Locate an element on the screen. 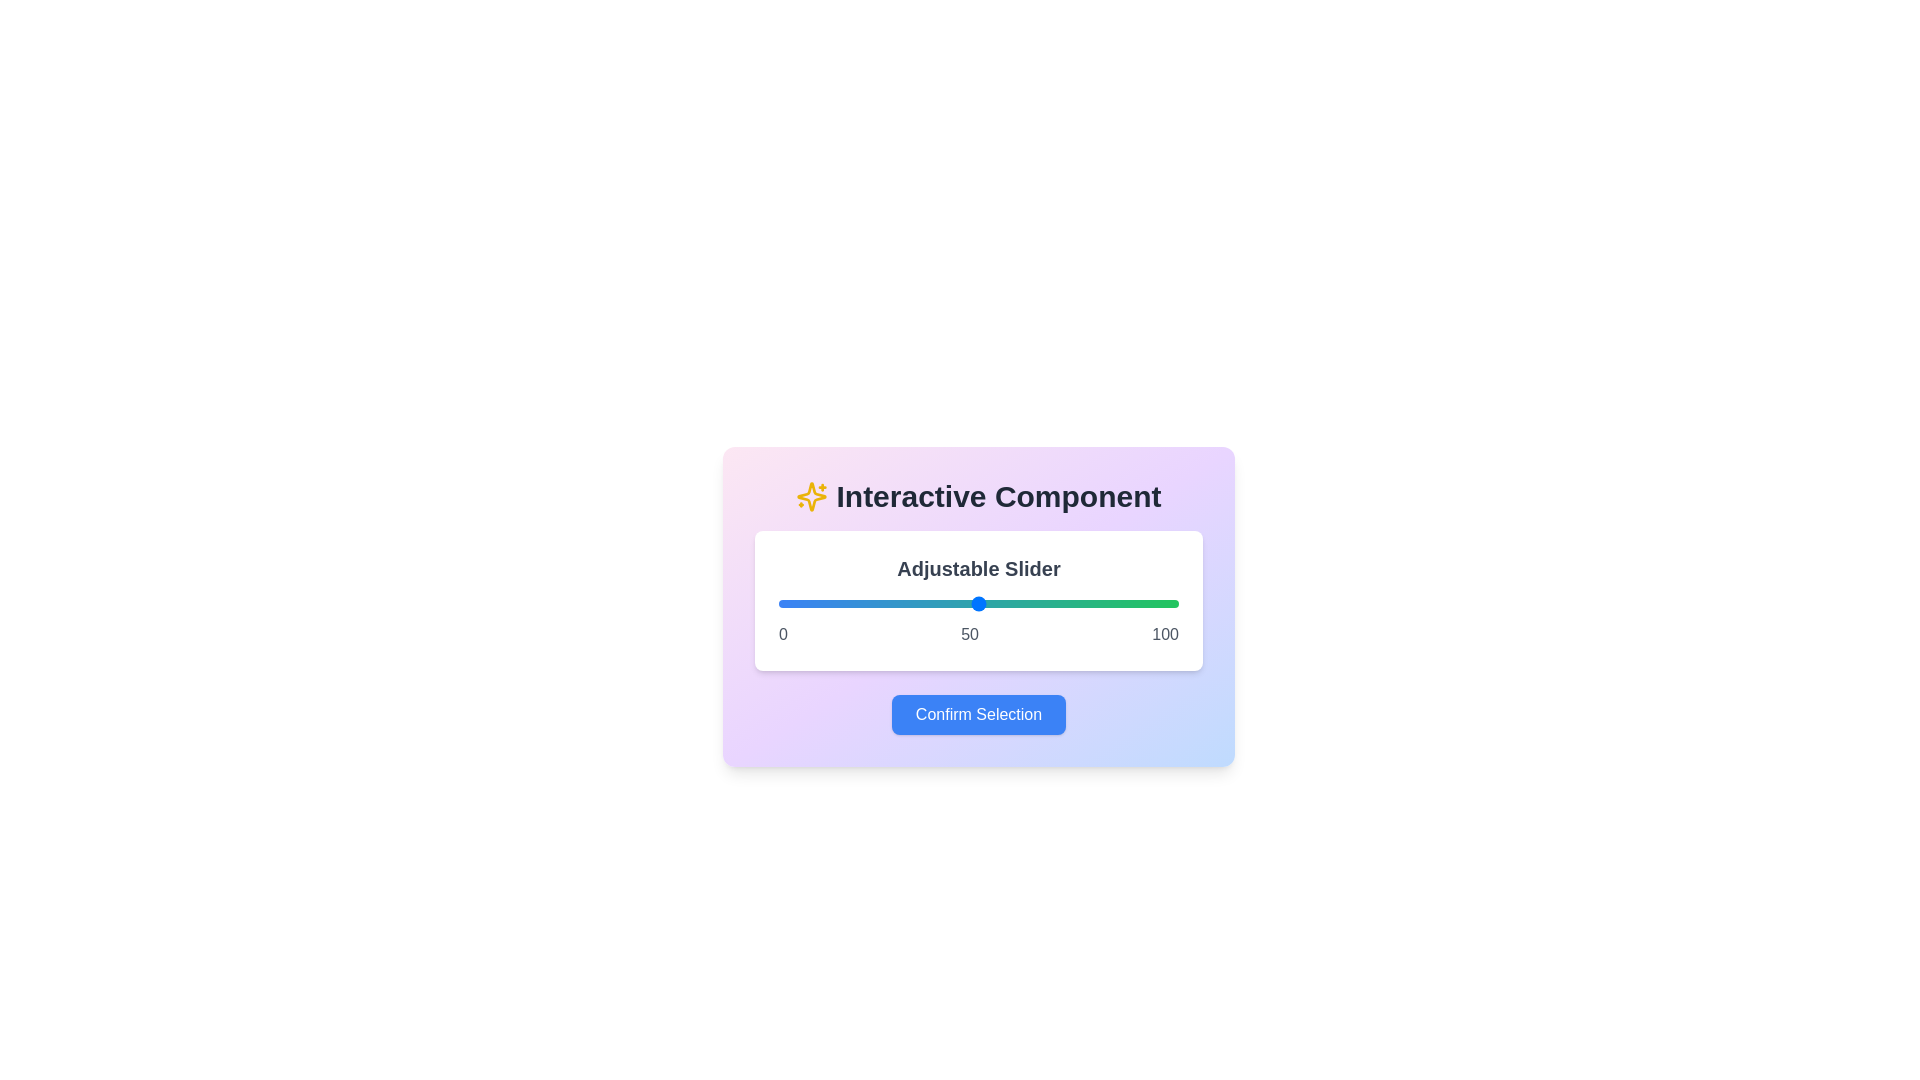 Image resolution: width=1920 pixels, height=1080 pixels. the slider to set its value to 89 is located at coordinates (1134, 603).